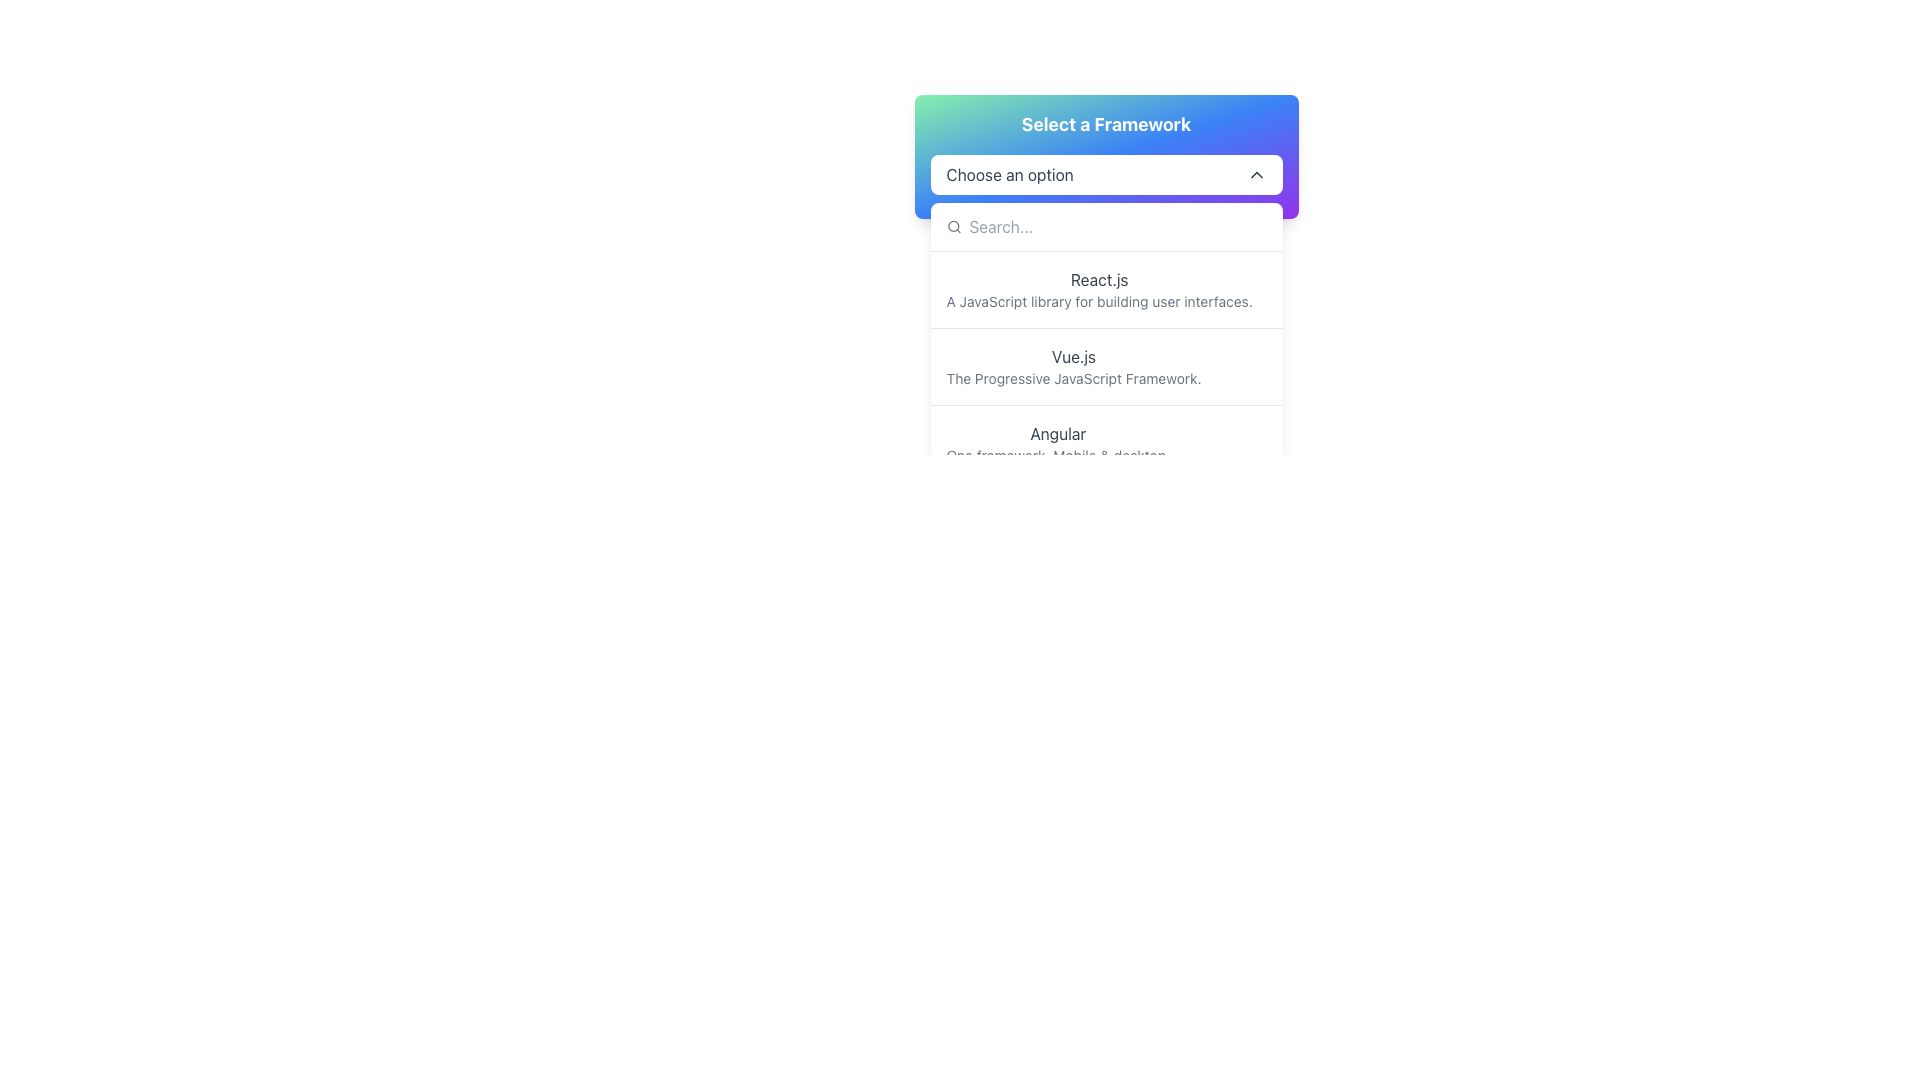  What do you see at coordinates (1255, 173) in the screenshot?
I see `the chevron icon` at bounding box center [1255, 173].